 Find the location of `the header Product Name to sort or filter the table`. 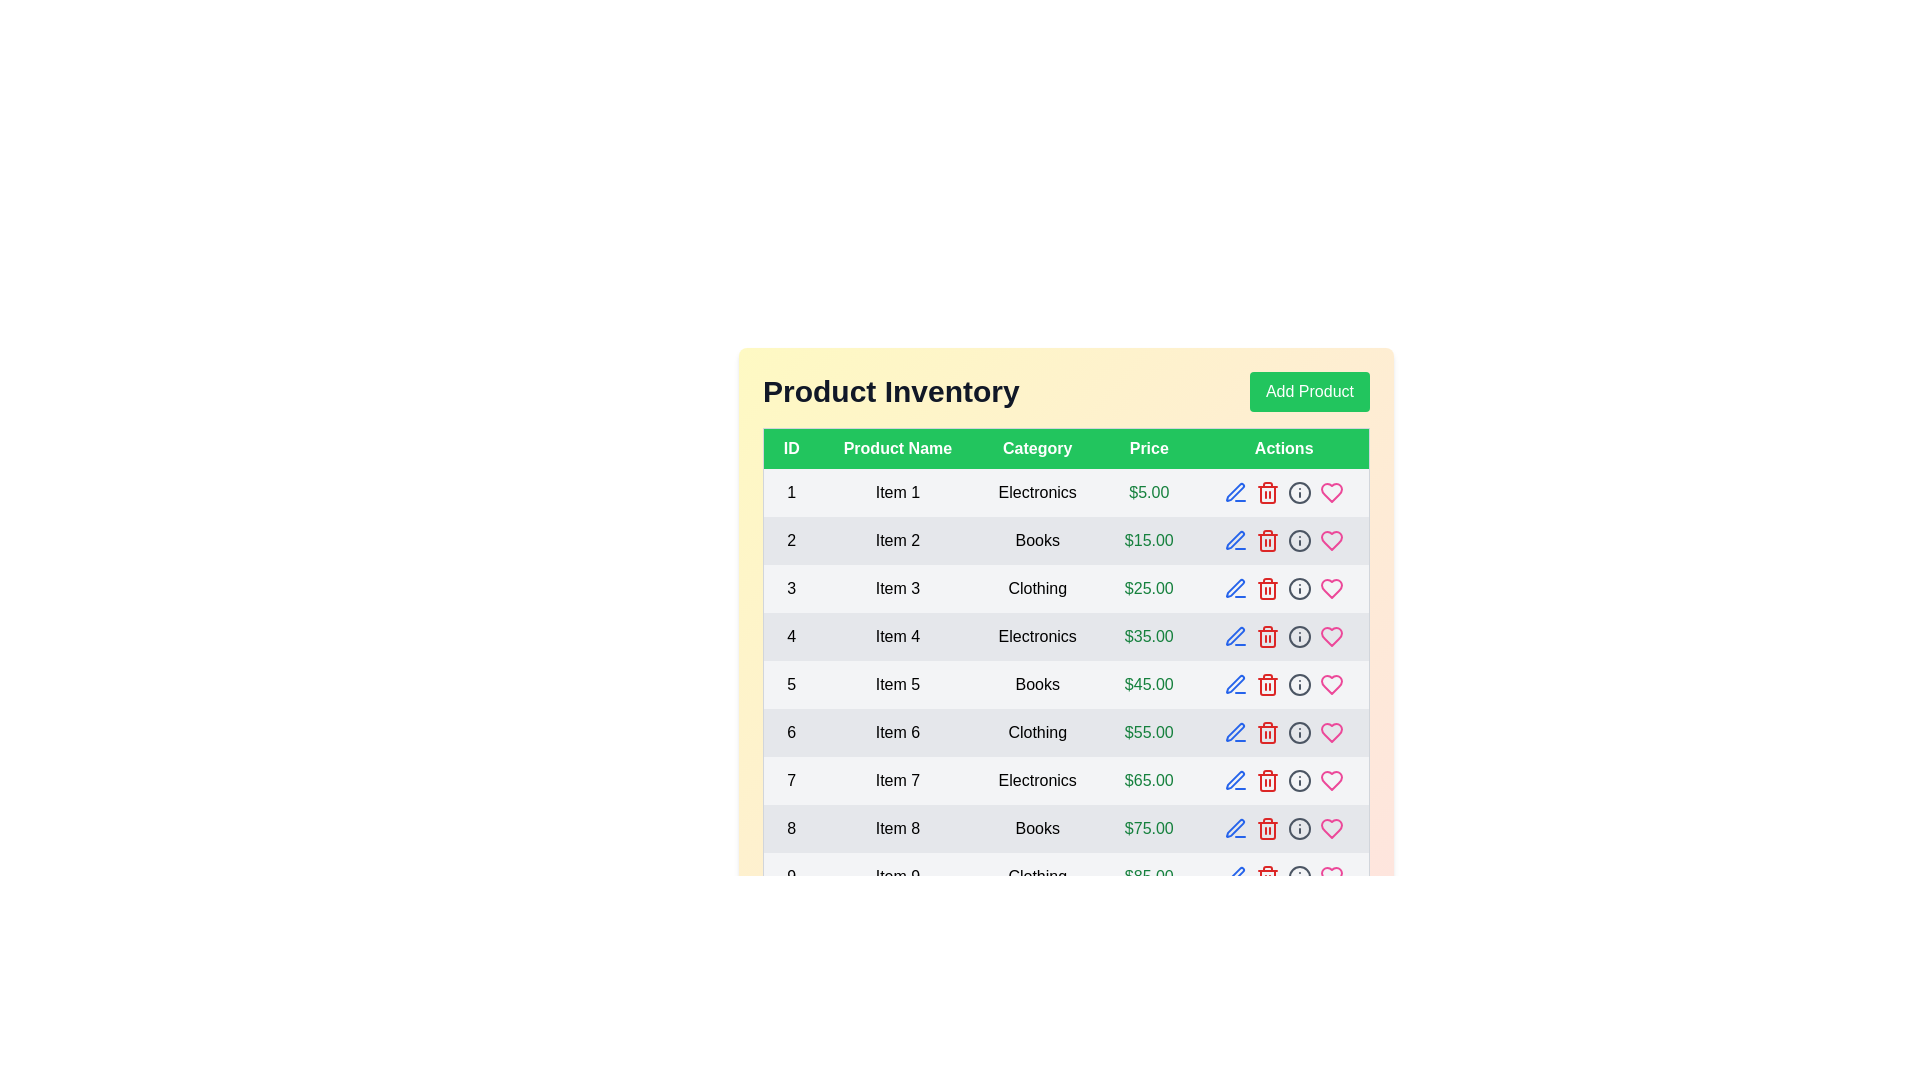

the header Product Name to sort or filter the table is located at coordinates (896, 447).